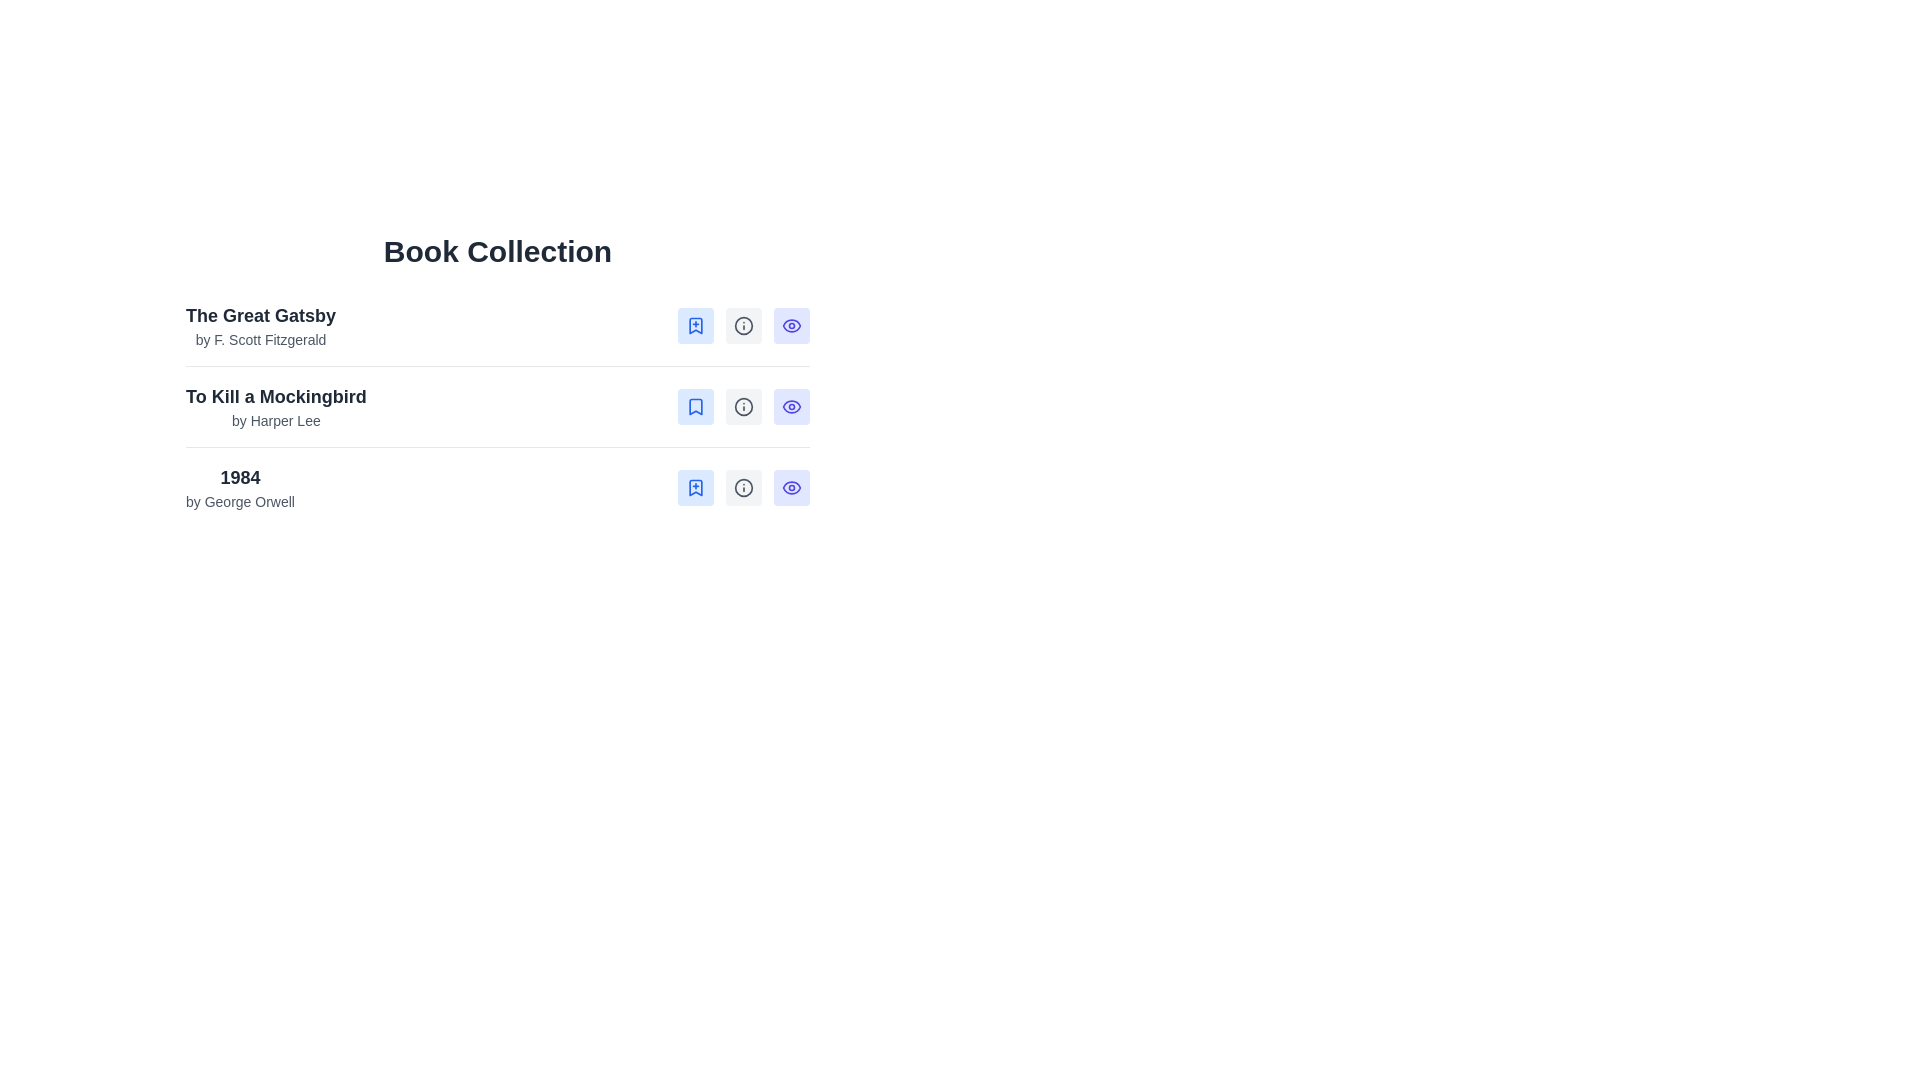 The width and height of the screenshot is (1920, 1080). I want to click on the SVG circle graphic that is part of the information icon next to the entry 'To Kill a Mockingbird', so click(743, 325).